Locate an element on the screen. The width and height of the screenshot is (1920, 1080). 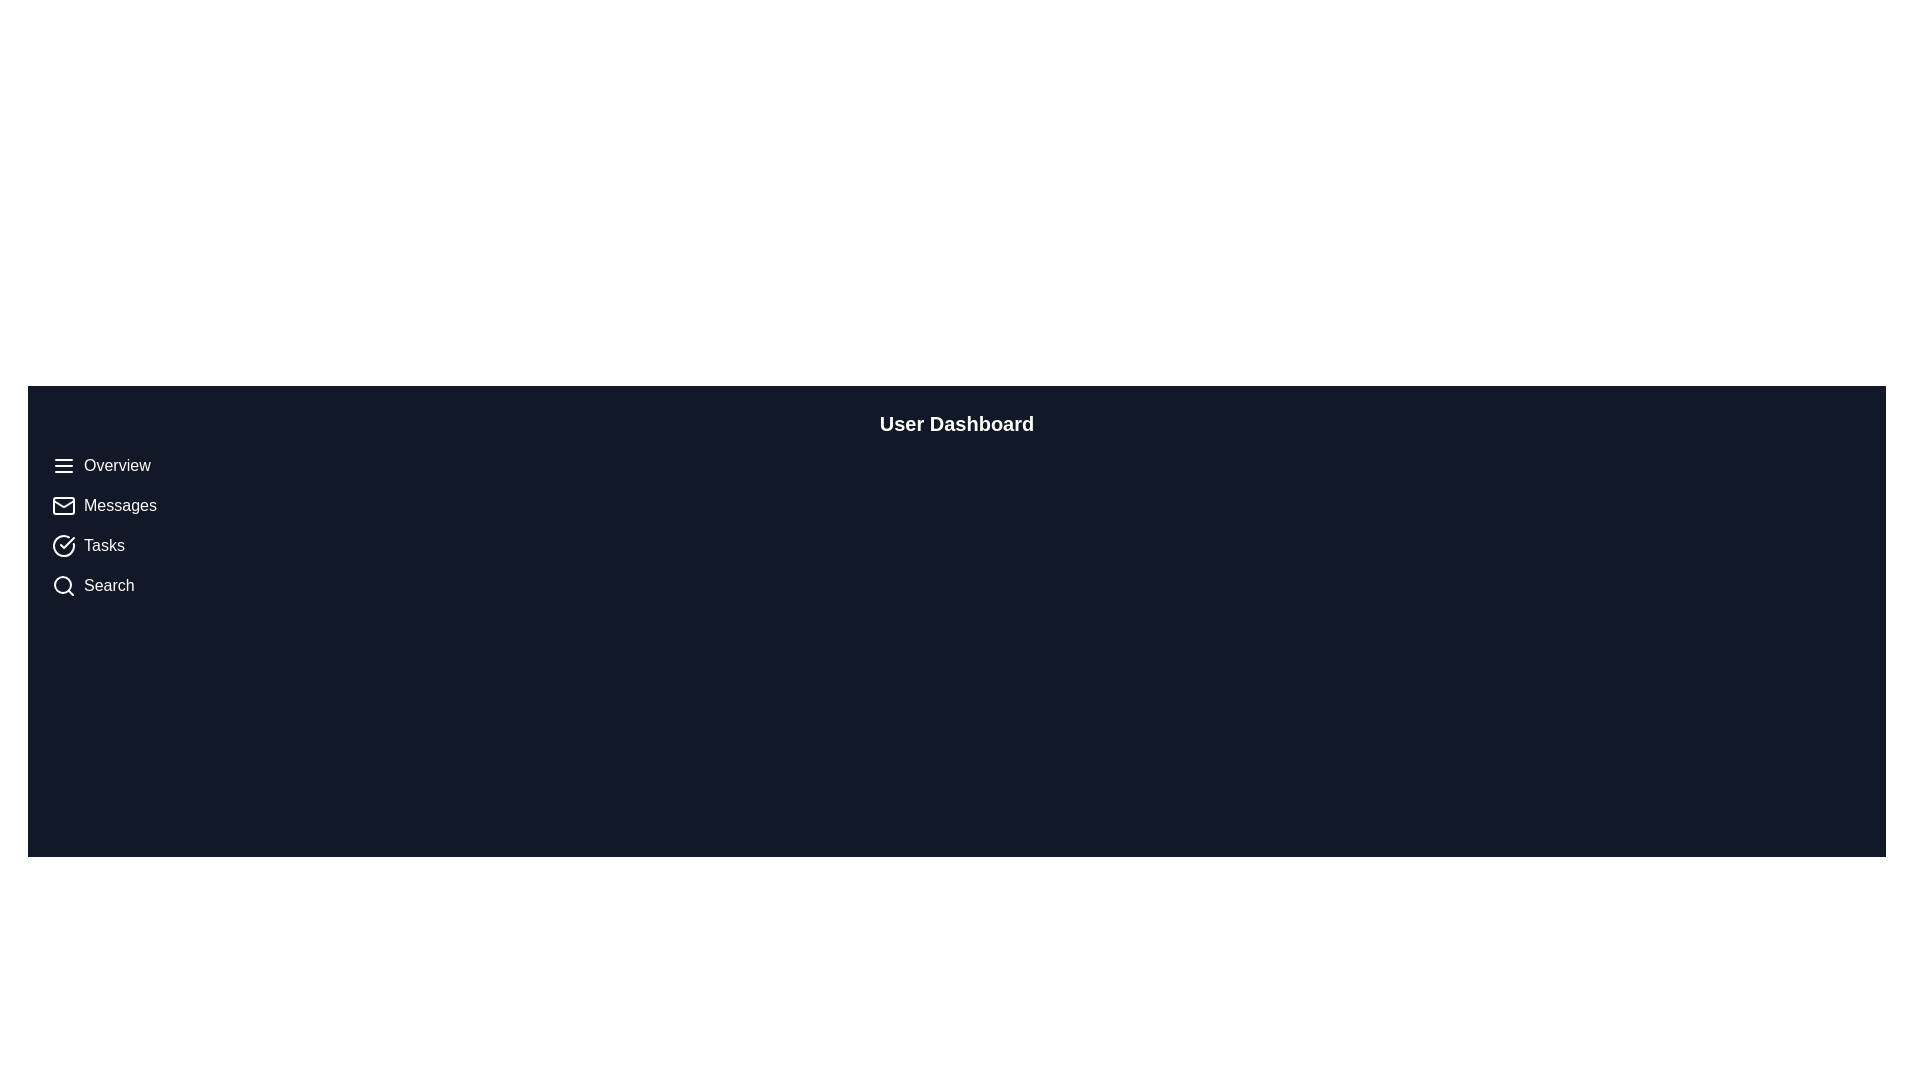
the menu icon located is located at coordinates (63, 466).